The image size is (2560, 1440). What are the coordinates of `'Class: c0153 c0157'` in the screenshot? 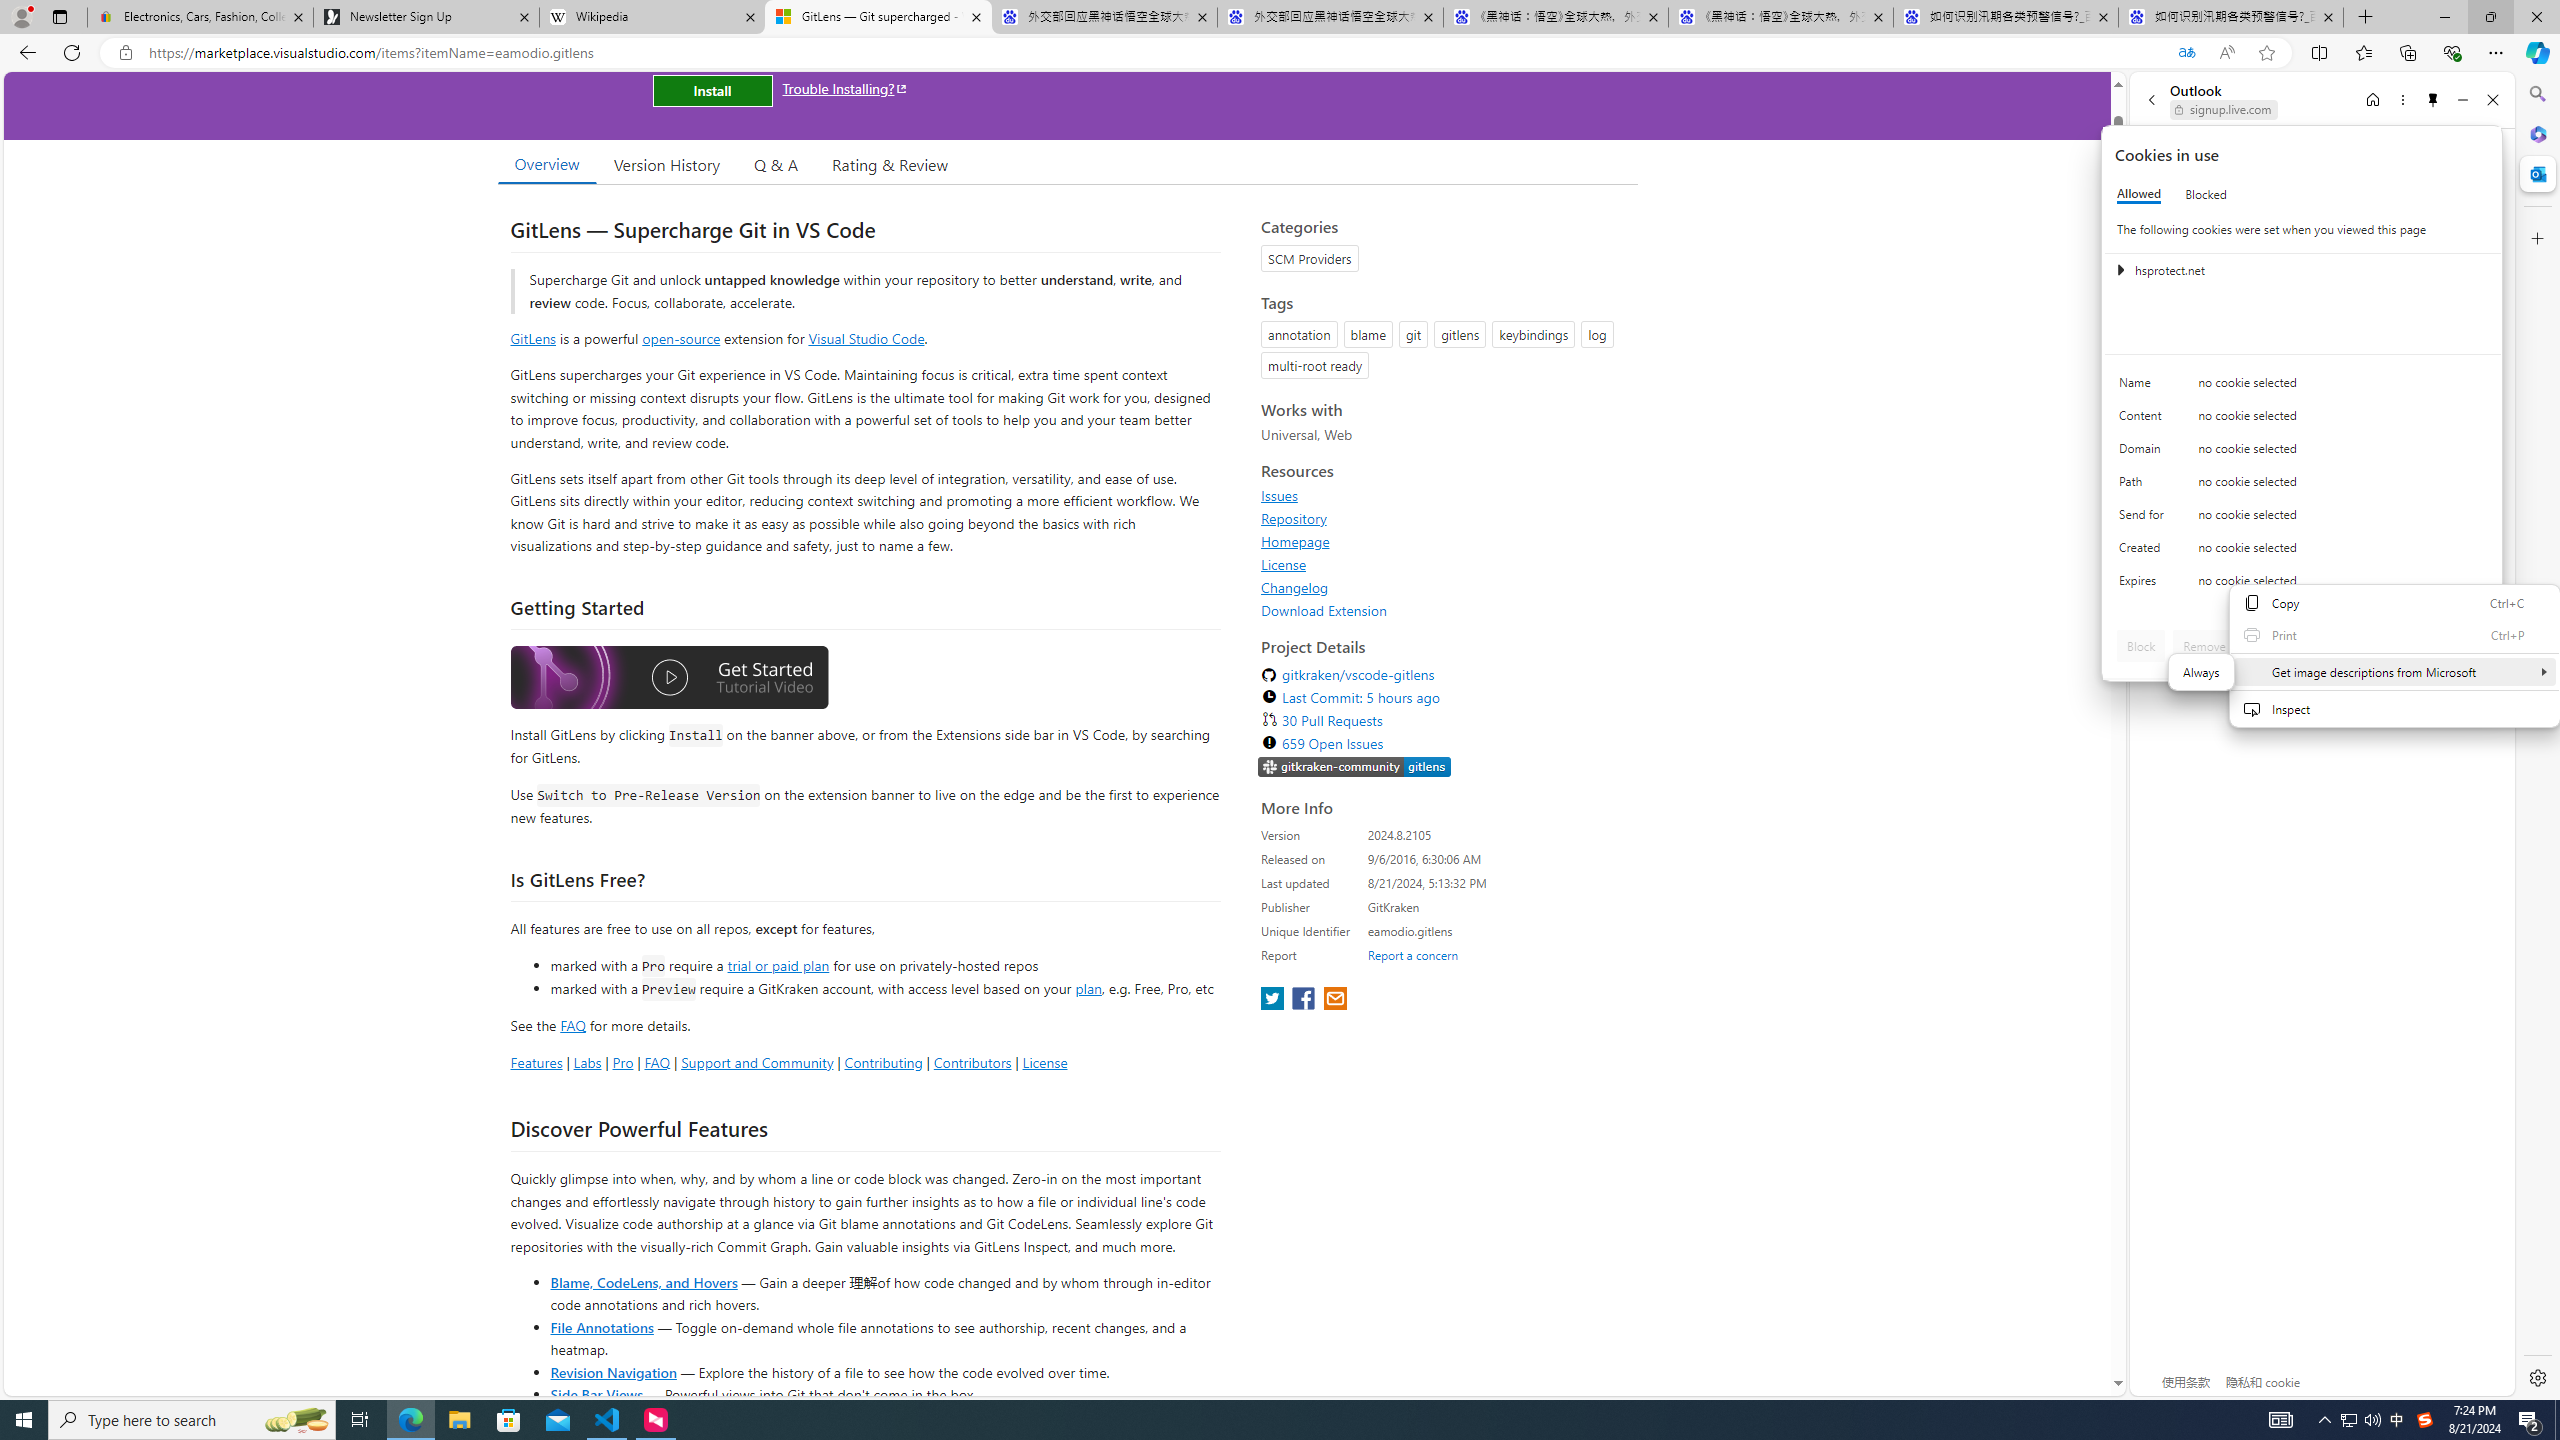 It's located at (2302, 585).